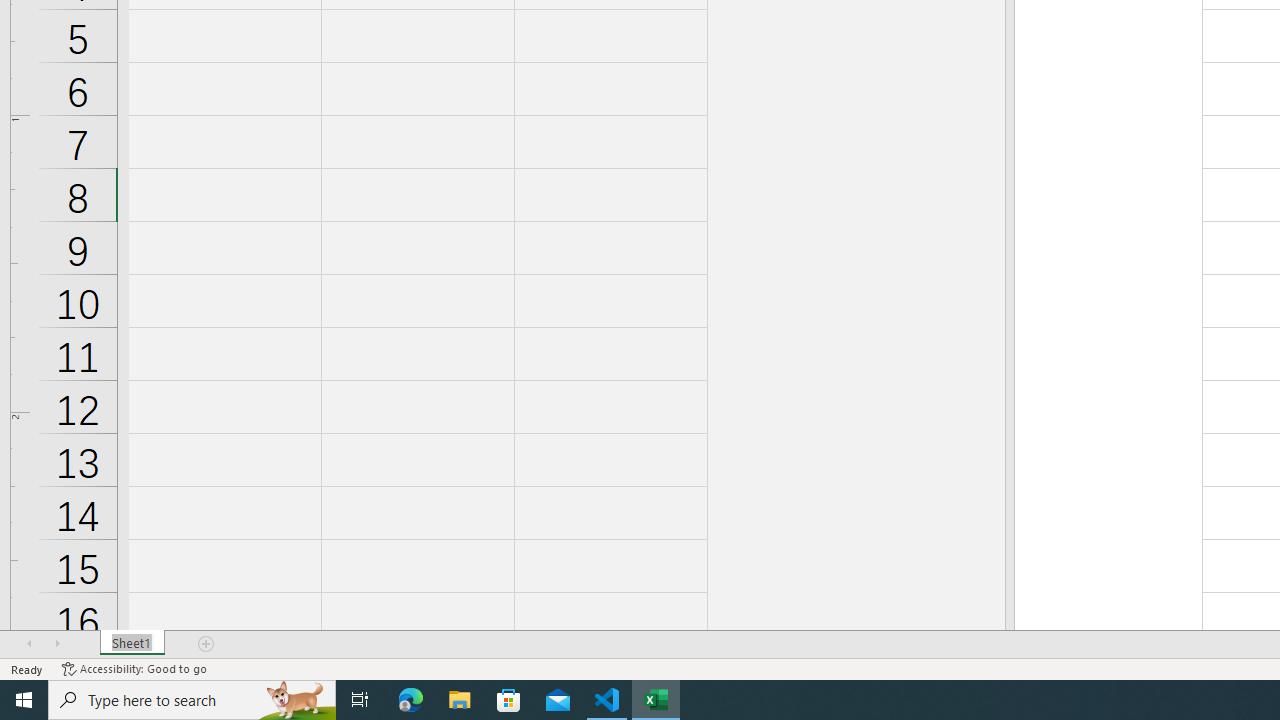  Describe the element at coordinates (207, 644) in the screenshot. I see `'Add Sheet'` at that location.